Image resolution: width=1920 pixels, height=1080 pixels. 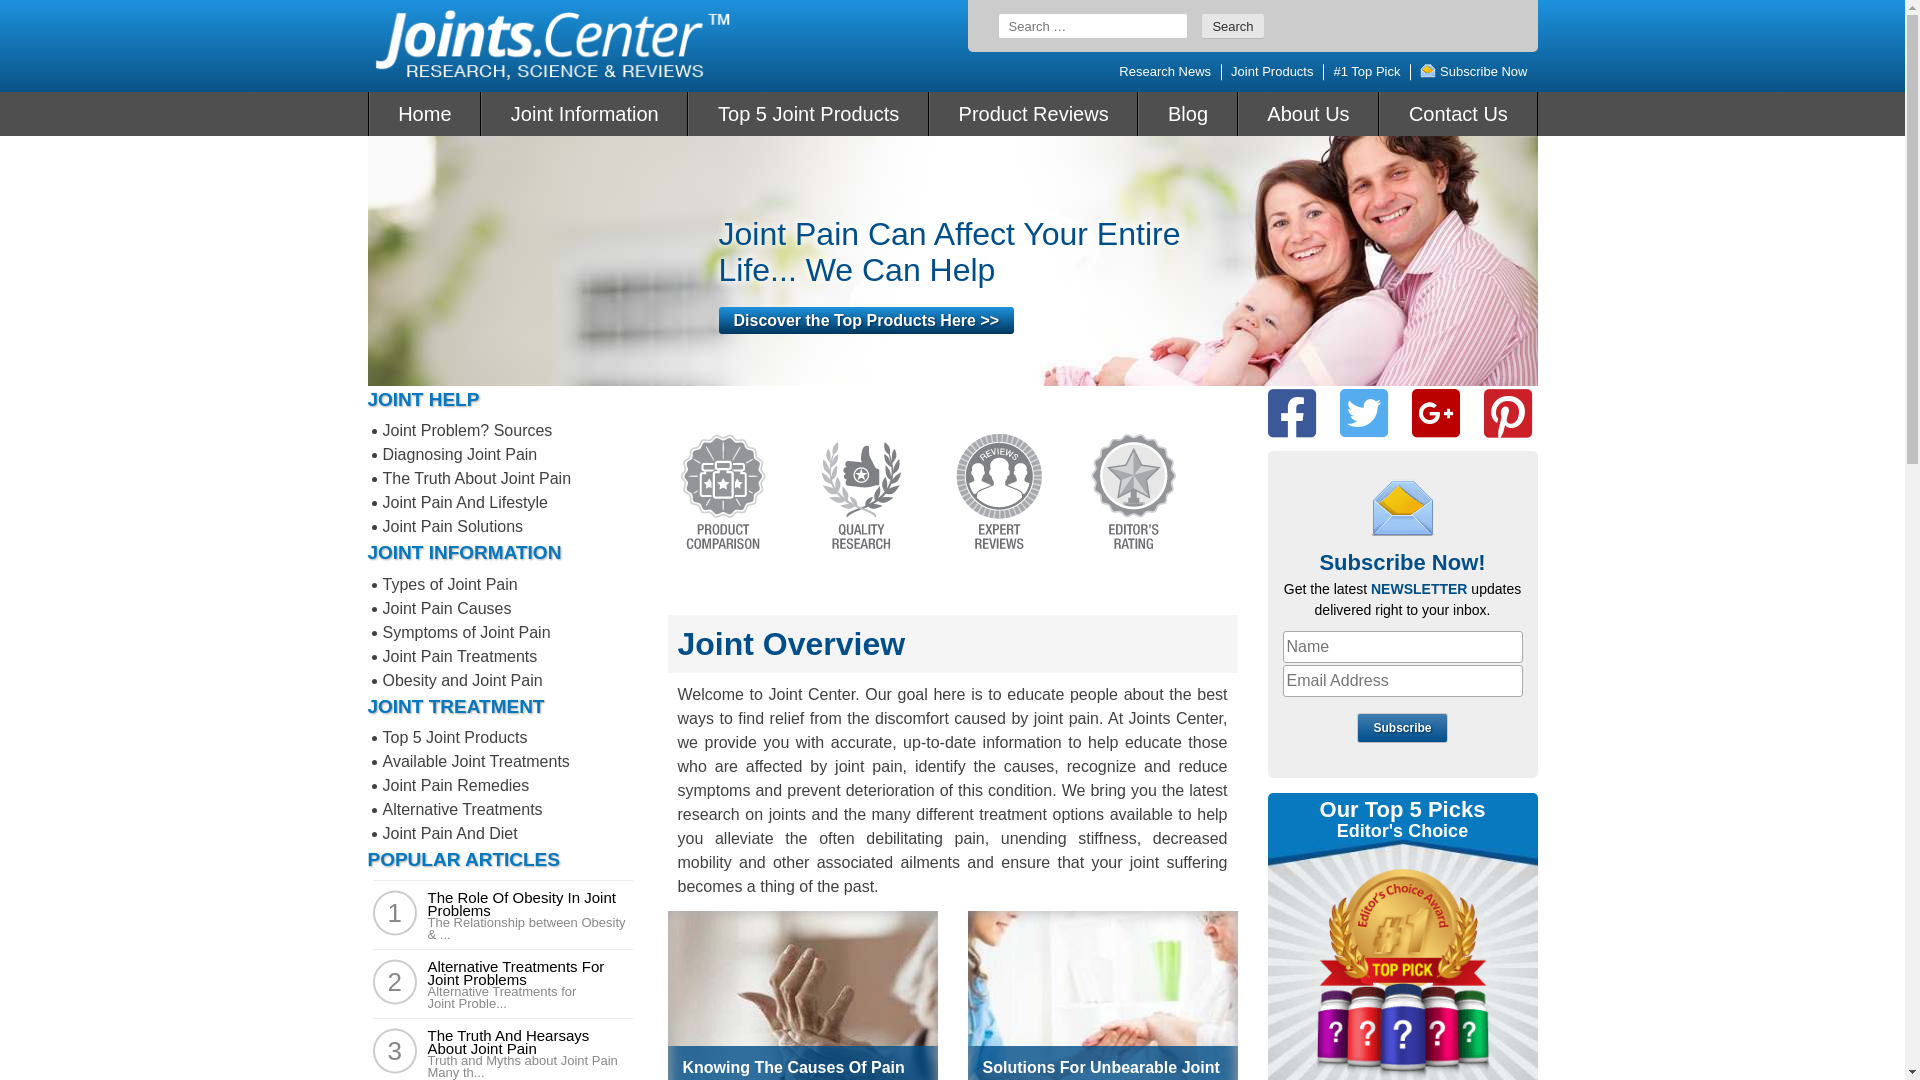 I want to click on 'Types of Joint Pain', so click(x=448, y=584).